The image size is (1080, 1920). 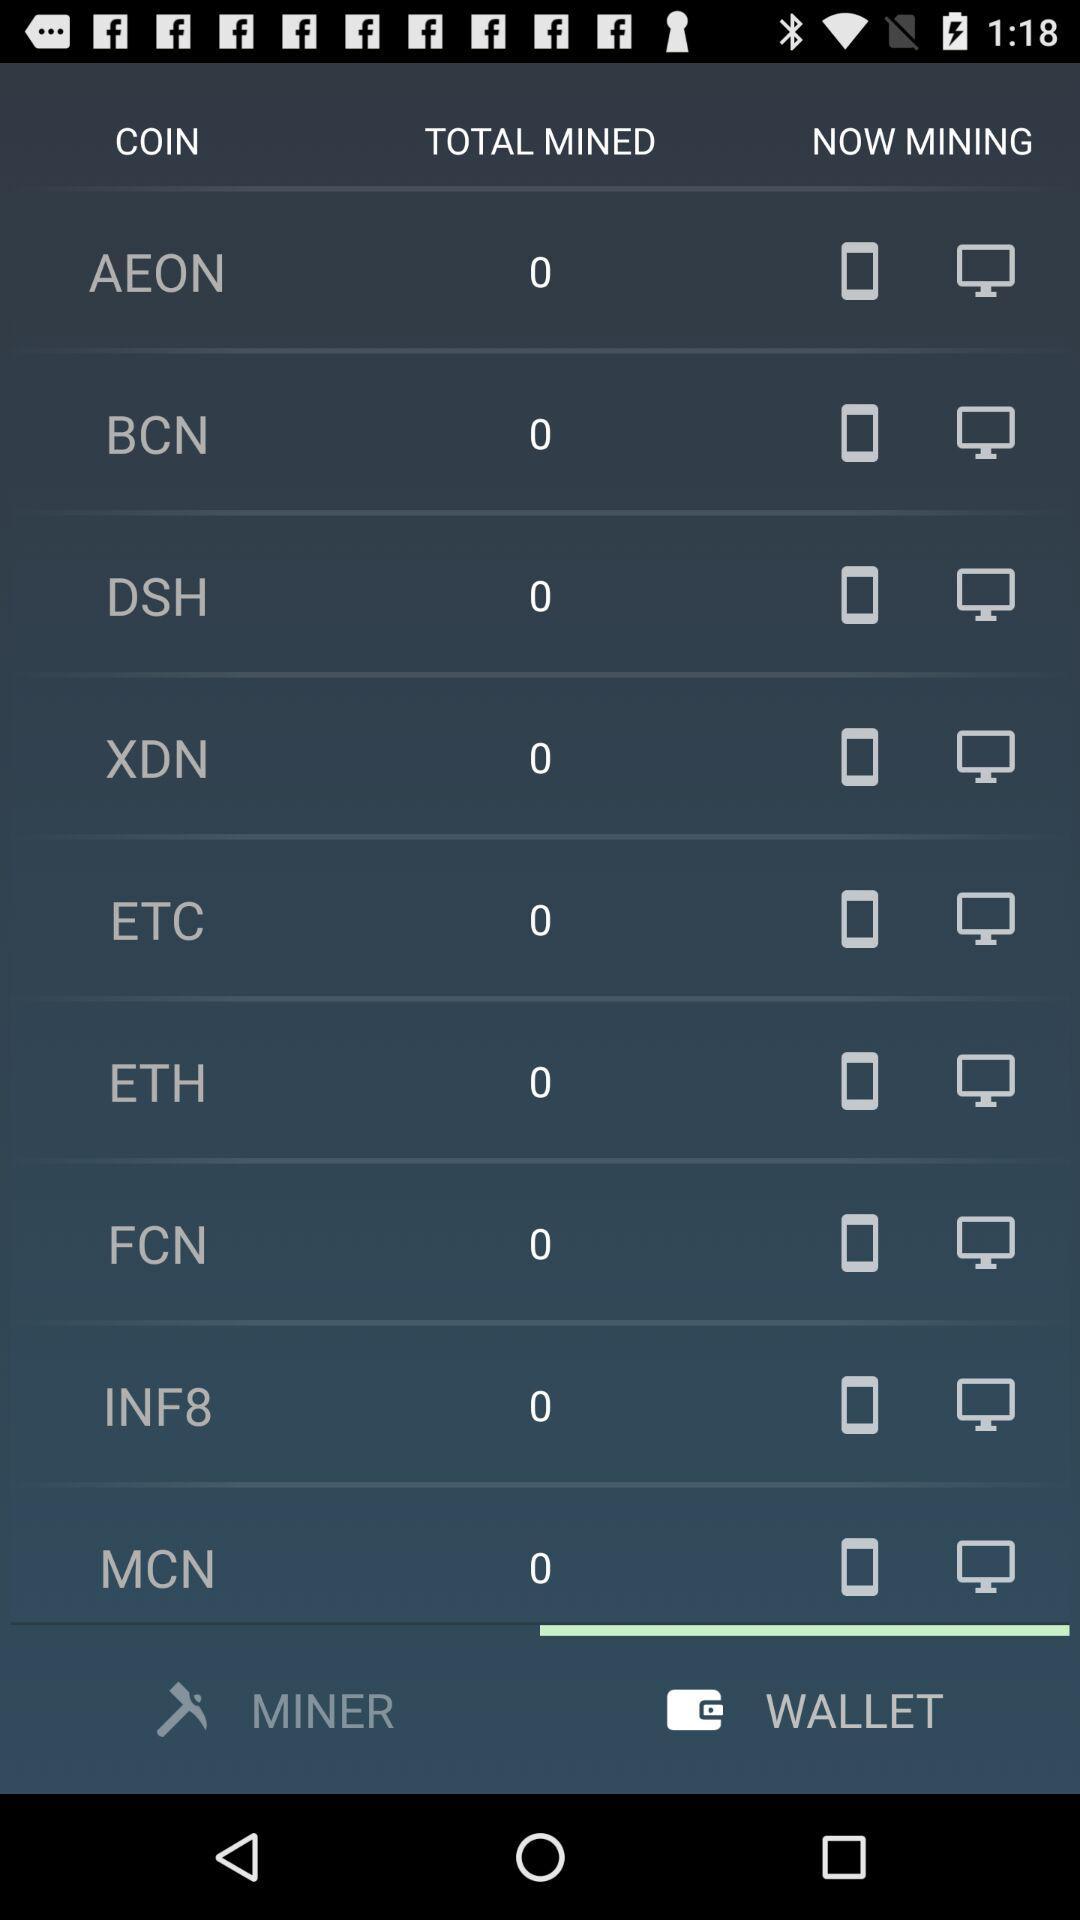 I want to click on the wallet icon, so click(x=693, y=1707).